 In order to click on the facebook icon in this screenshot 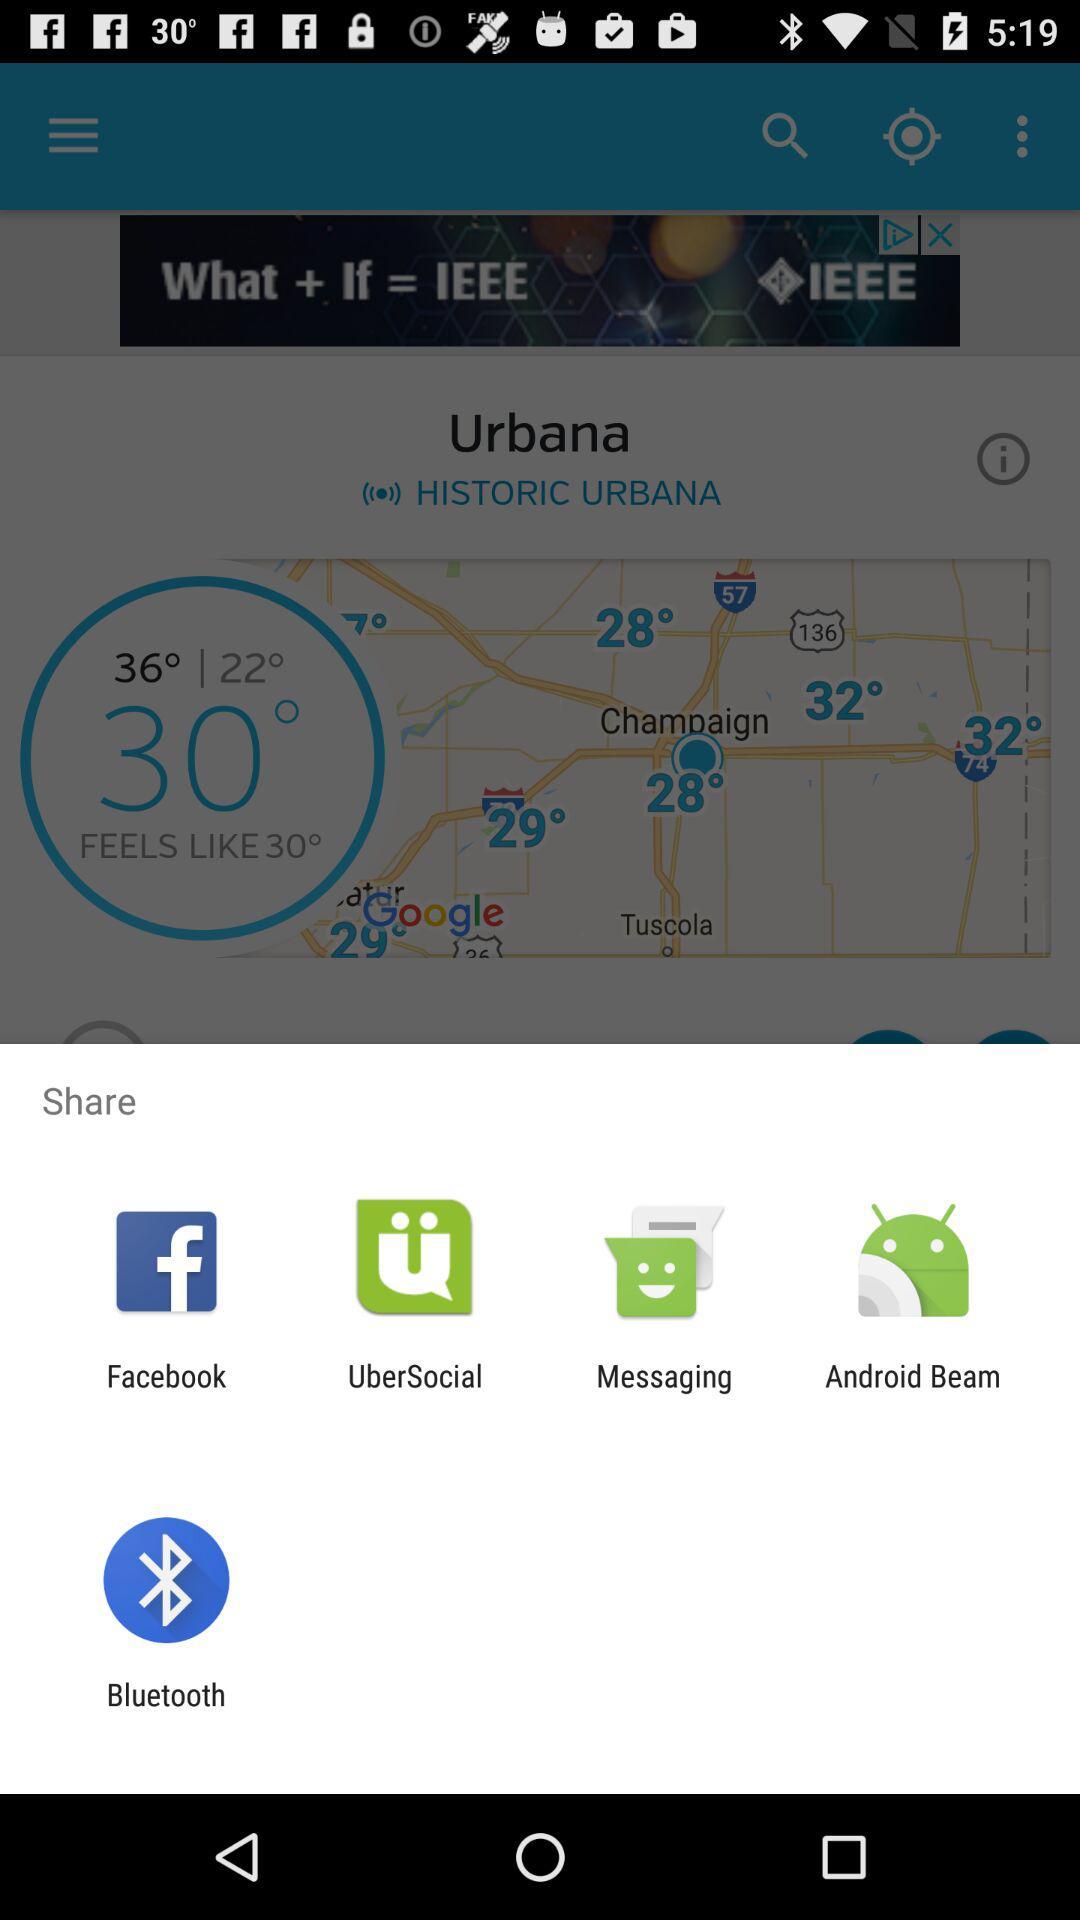, I will do `click(165, 1392)`.